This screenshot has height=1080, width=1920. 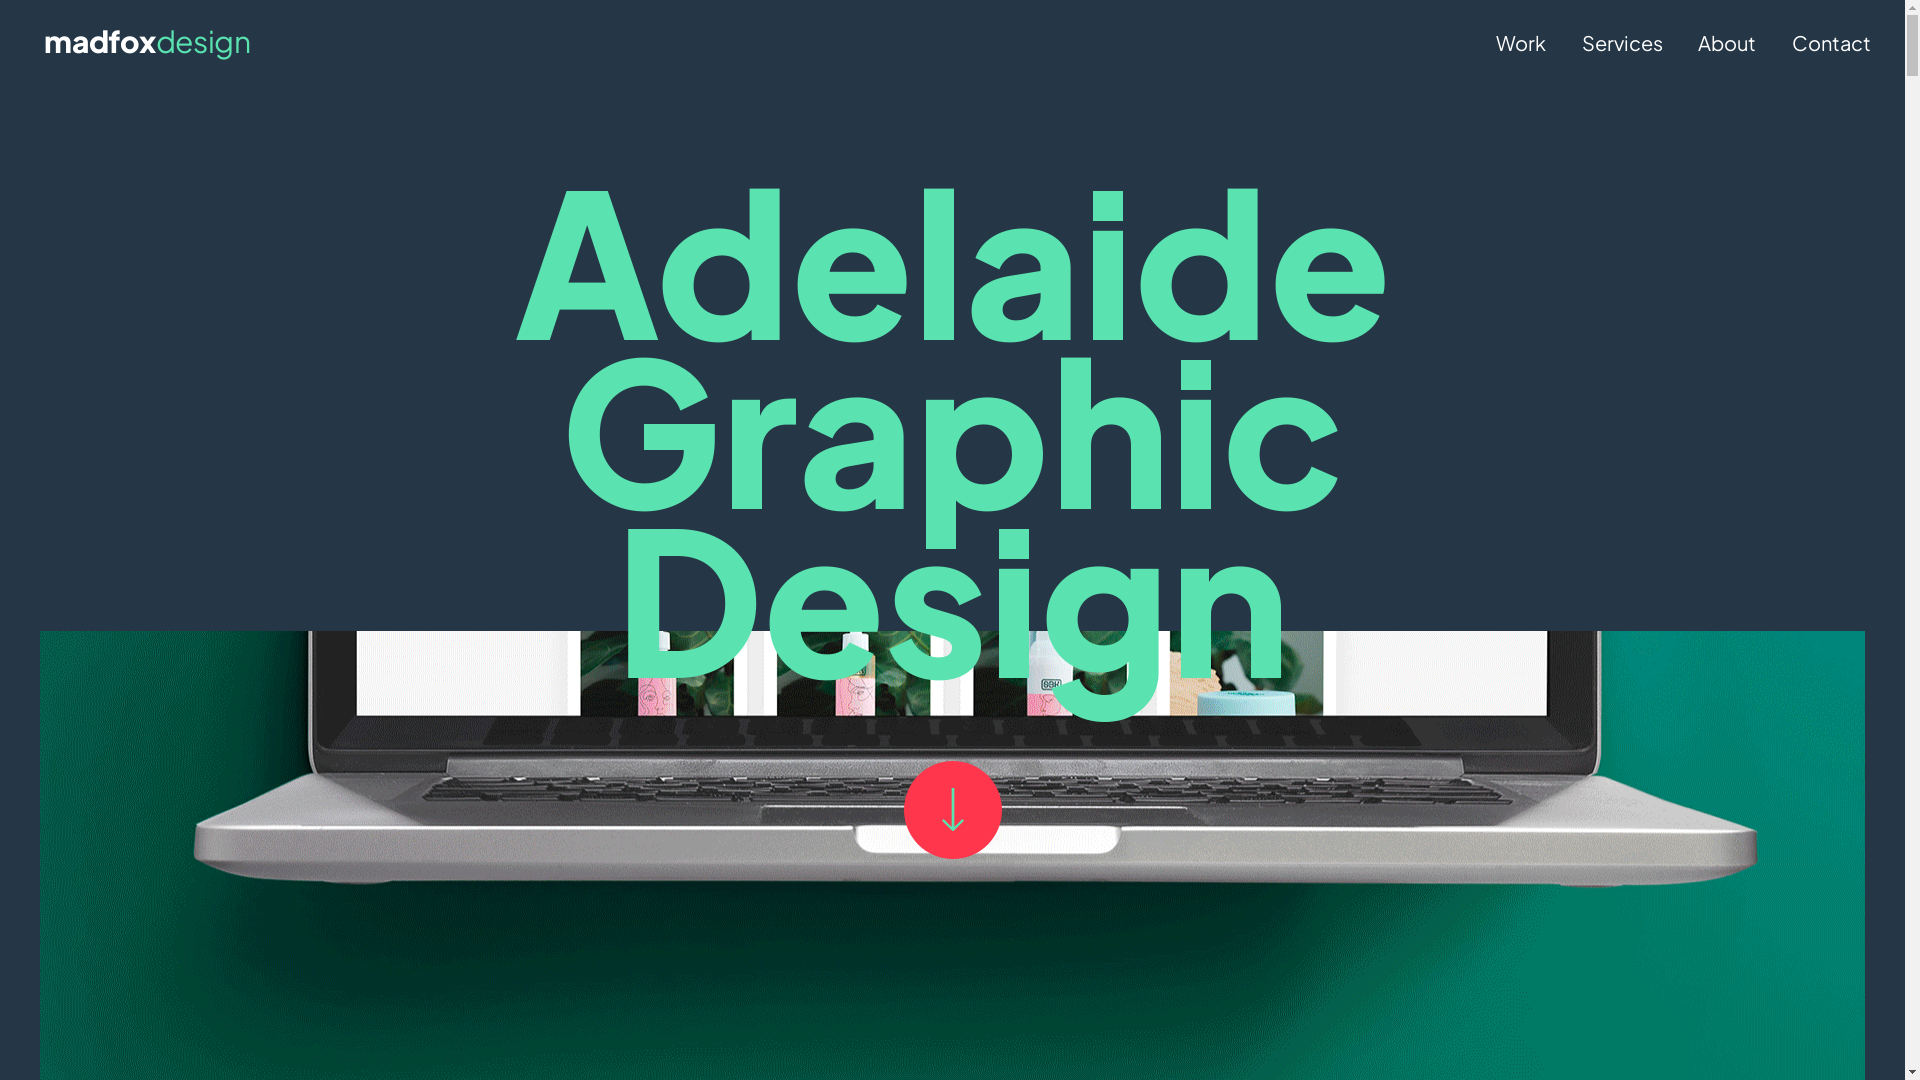 What do you see at coordinates (43, 42) in the screenshot?
I see `'madfoxdesign'` at bounding box center [43, 42].